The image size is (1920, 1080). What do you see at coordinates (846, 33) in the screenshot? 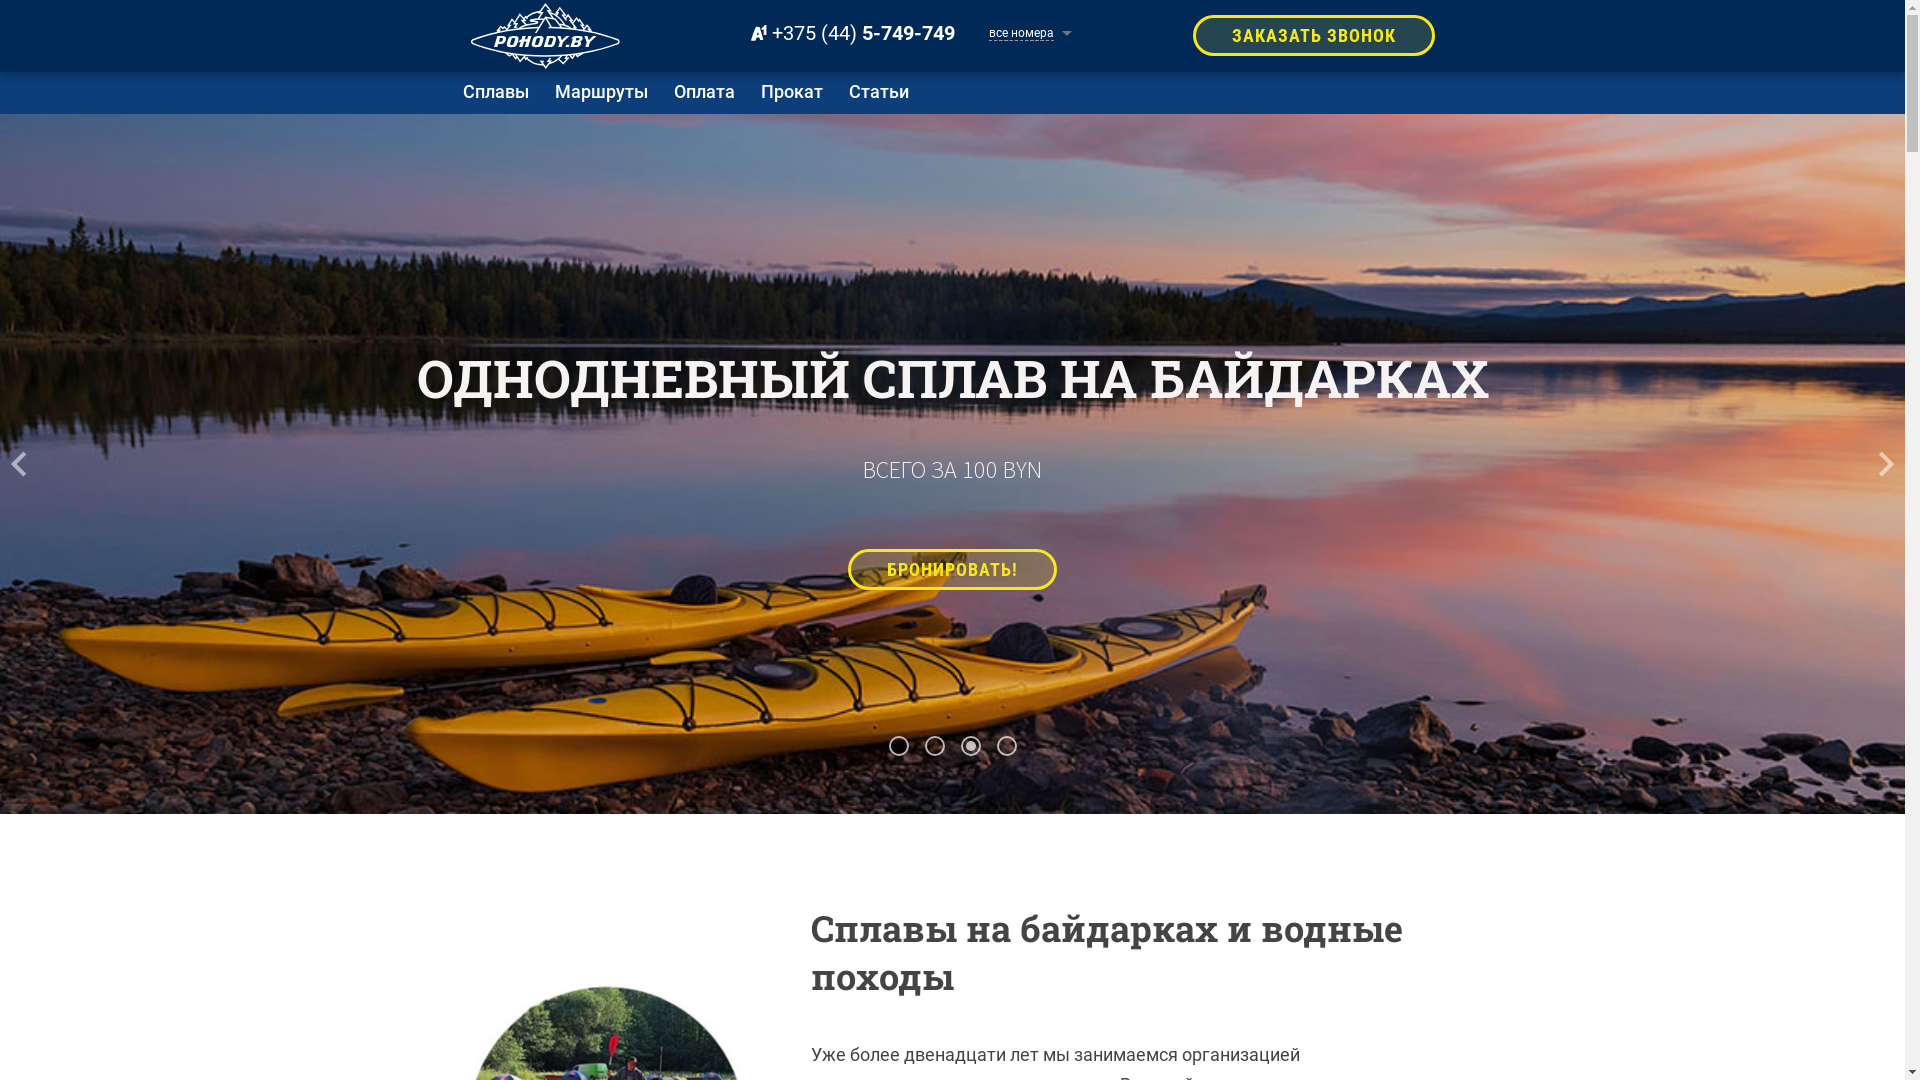
I see `'+375 (44) 5-749-749'` at bounding box center [846, 33].